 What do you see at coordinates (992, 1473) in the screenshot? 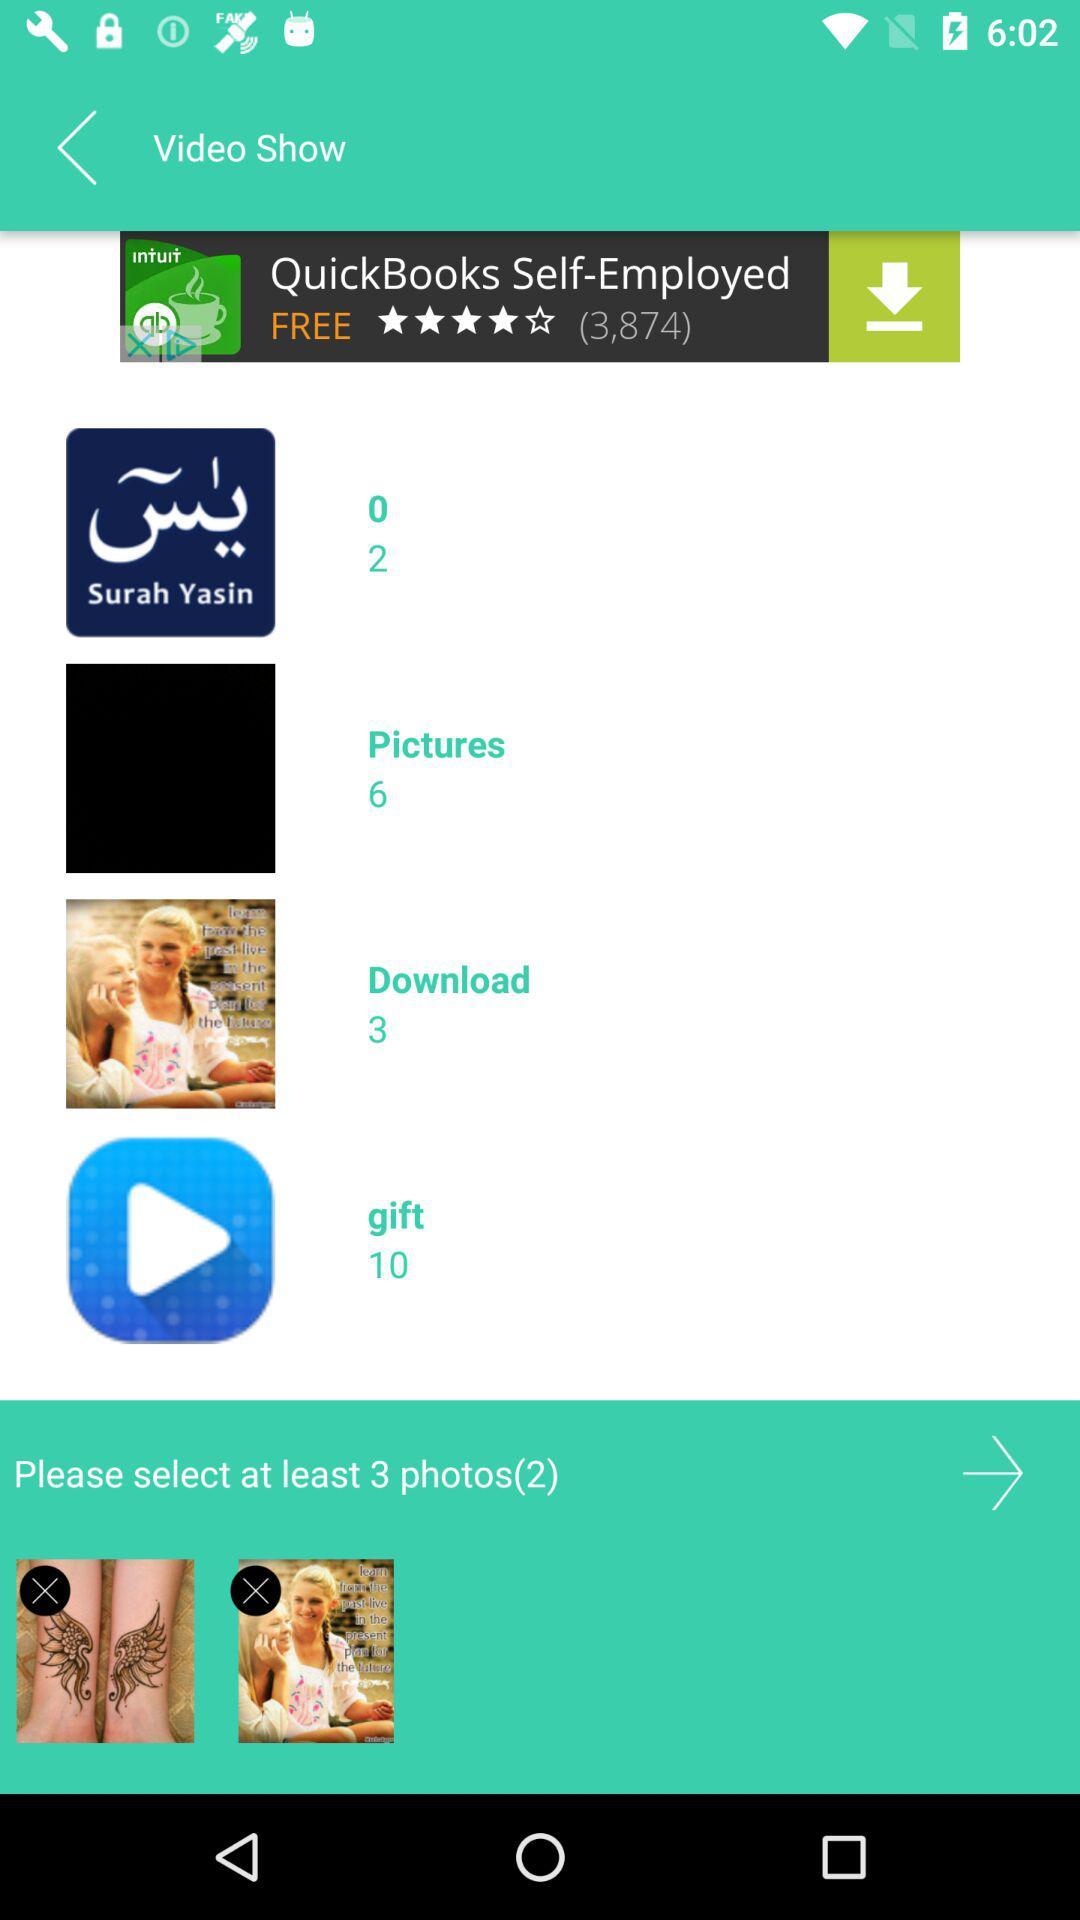
I see `next field` at bounding box center [992, 1473].